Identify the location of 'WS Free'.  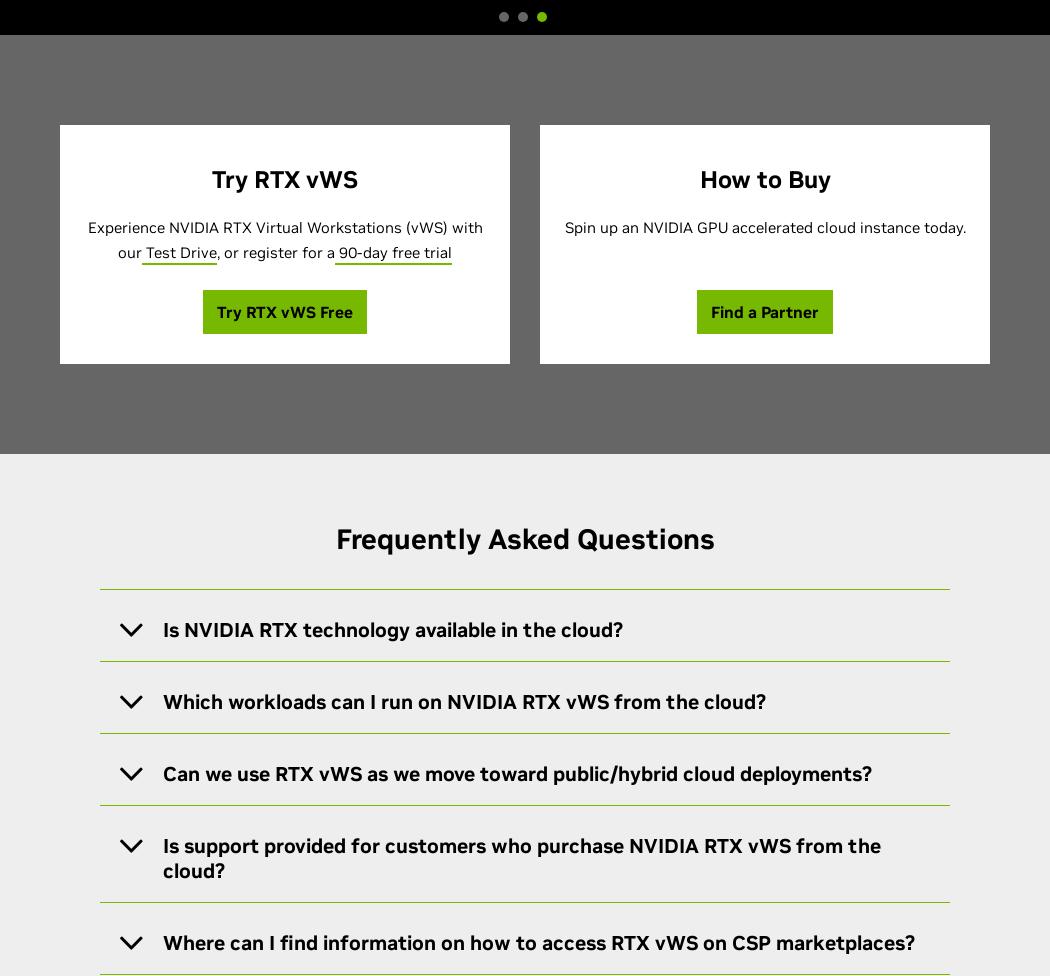
(321, 312).